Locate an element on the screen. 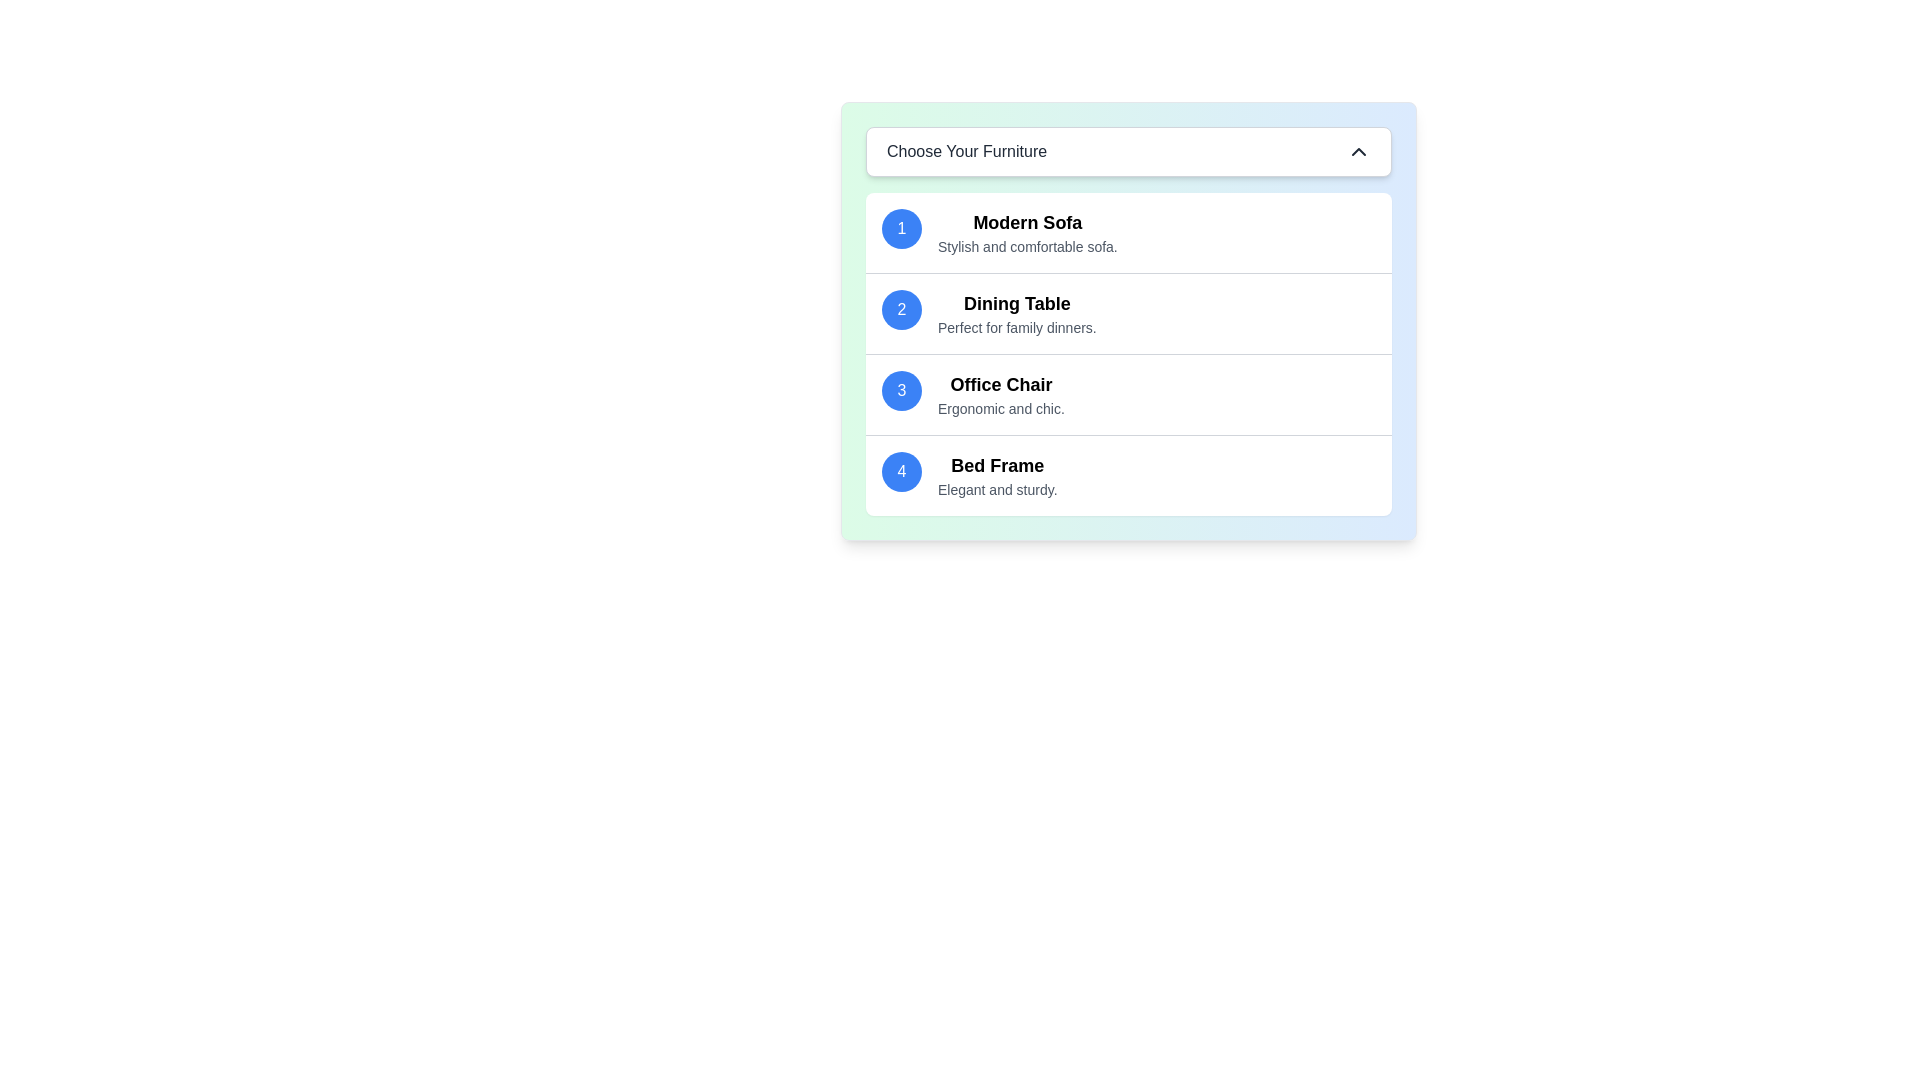 The width and height of the screenshot is (1920, 1080). the text element displaying 'Office Chair' with a smaller line reading 'Ergonomic and chic.' located in the third row of the list is located at coordinates (1001, 394).